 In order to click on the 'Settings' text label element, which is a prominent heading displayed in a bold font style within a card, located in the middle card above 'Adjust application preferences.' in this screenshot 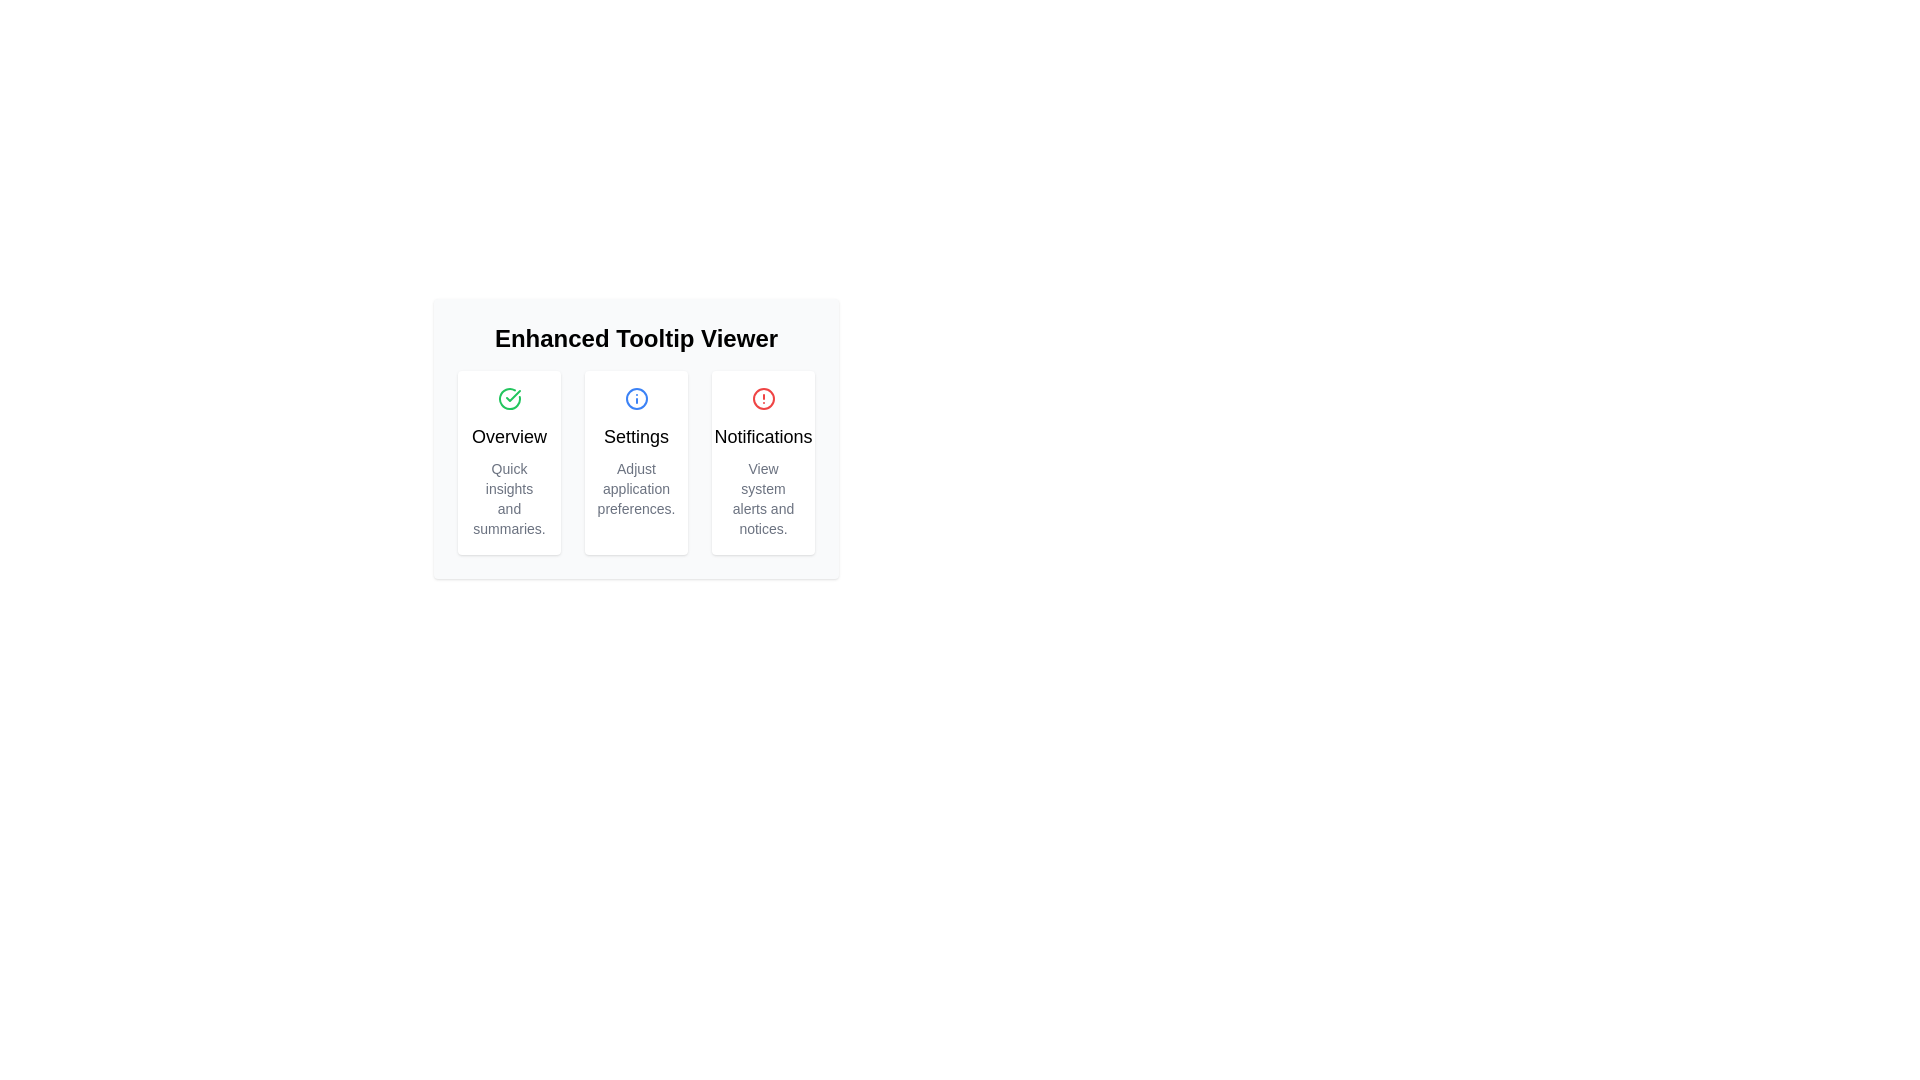, I will do `click(635, 435)`.